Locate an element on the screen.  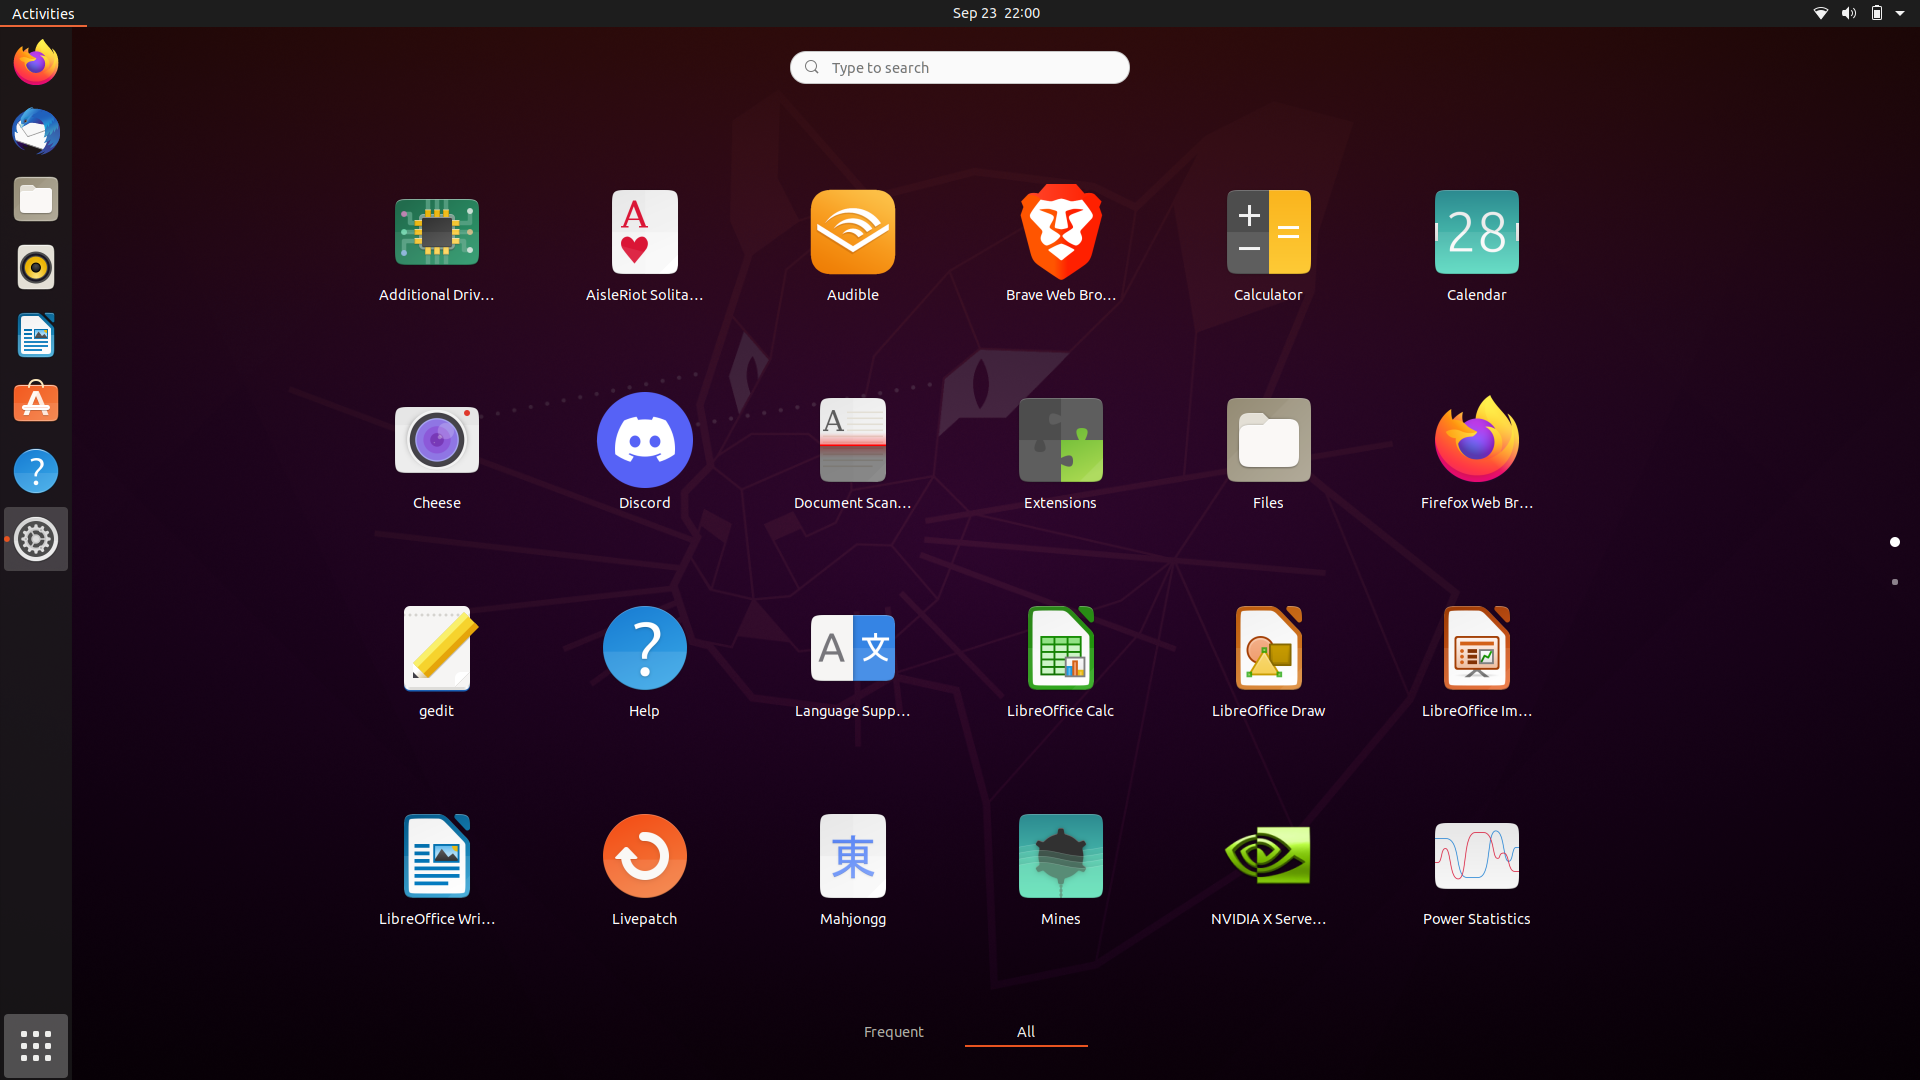
Activate the Calendar program is located at coordinates (1476, 243).